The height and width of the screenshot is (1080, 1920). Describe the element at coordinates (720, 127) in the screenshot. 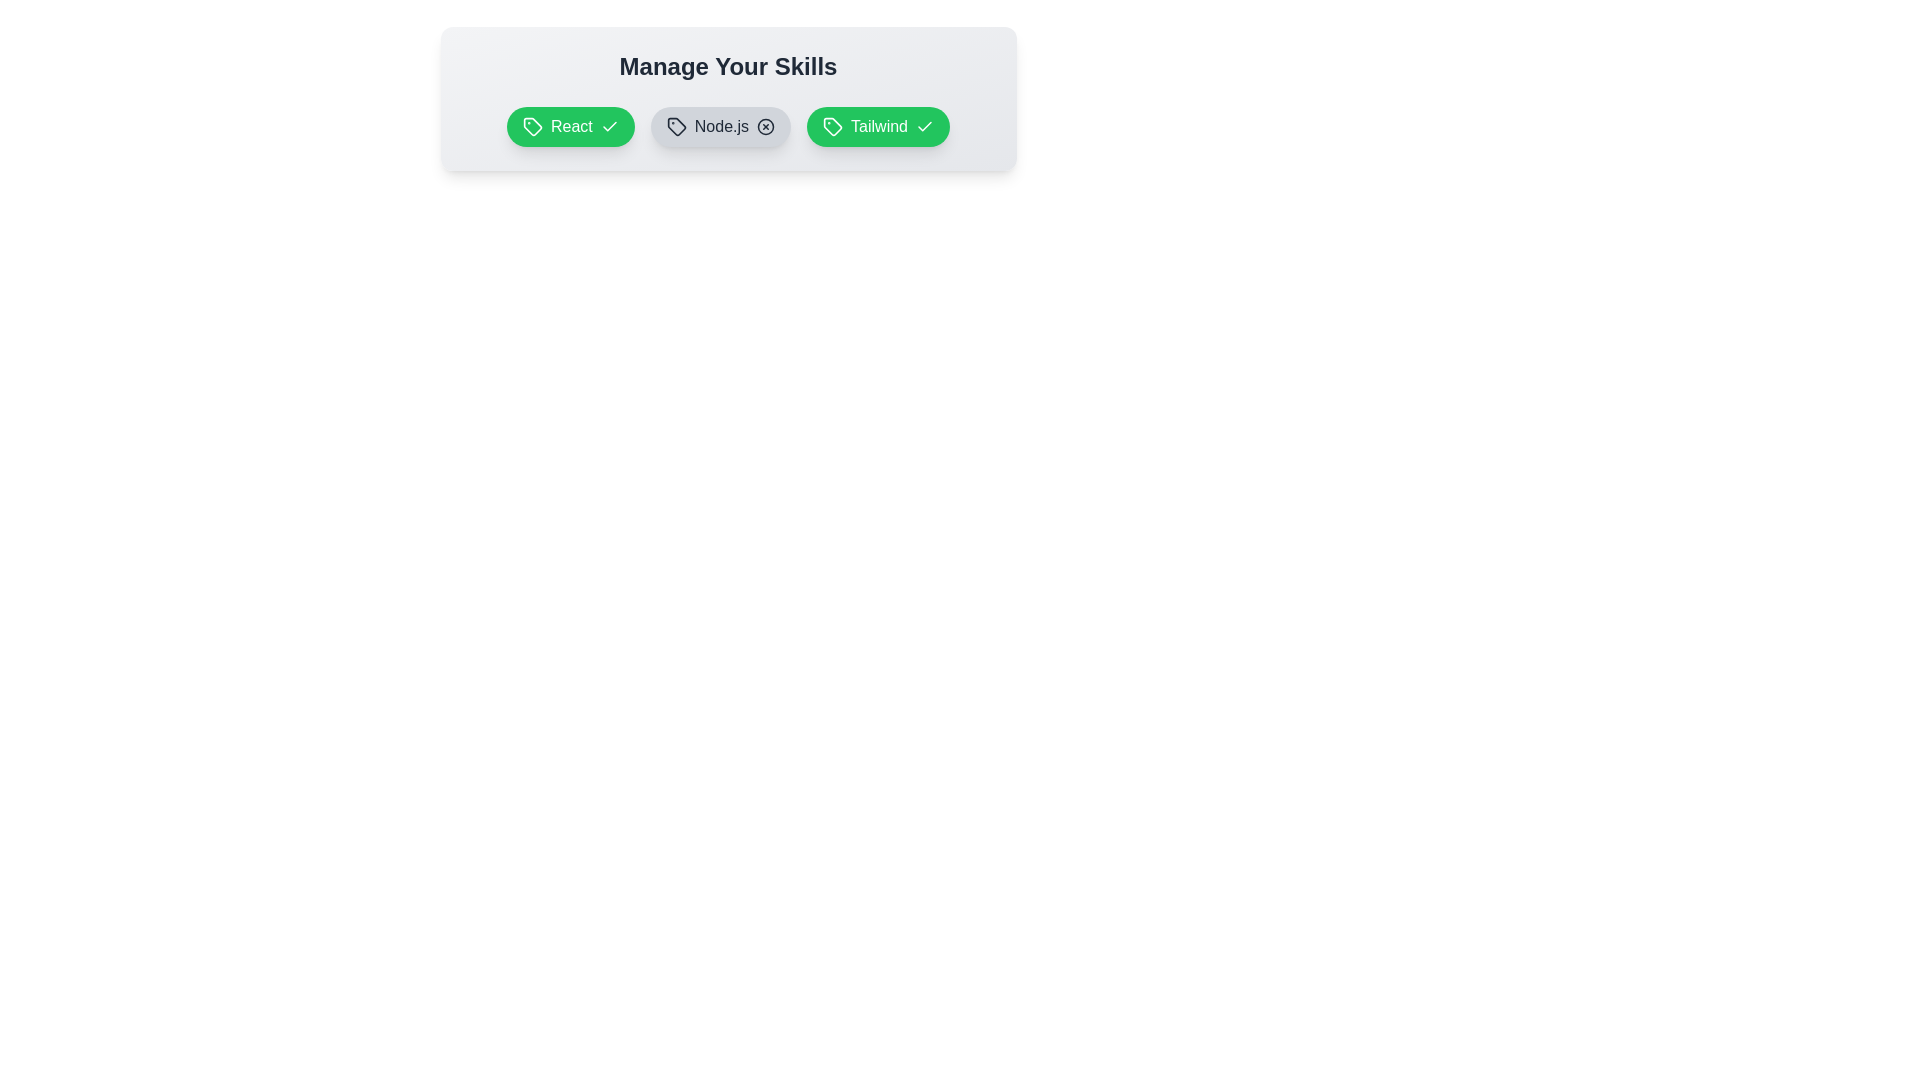

I see `the skill tag Node.js to inspect its state` at that location.